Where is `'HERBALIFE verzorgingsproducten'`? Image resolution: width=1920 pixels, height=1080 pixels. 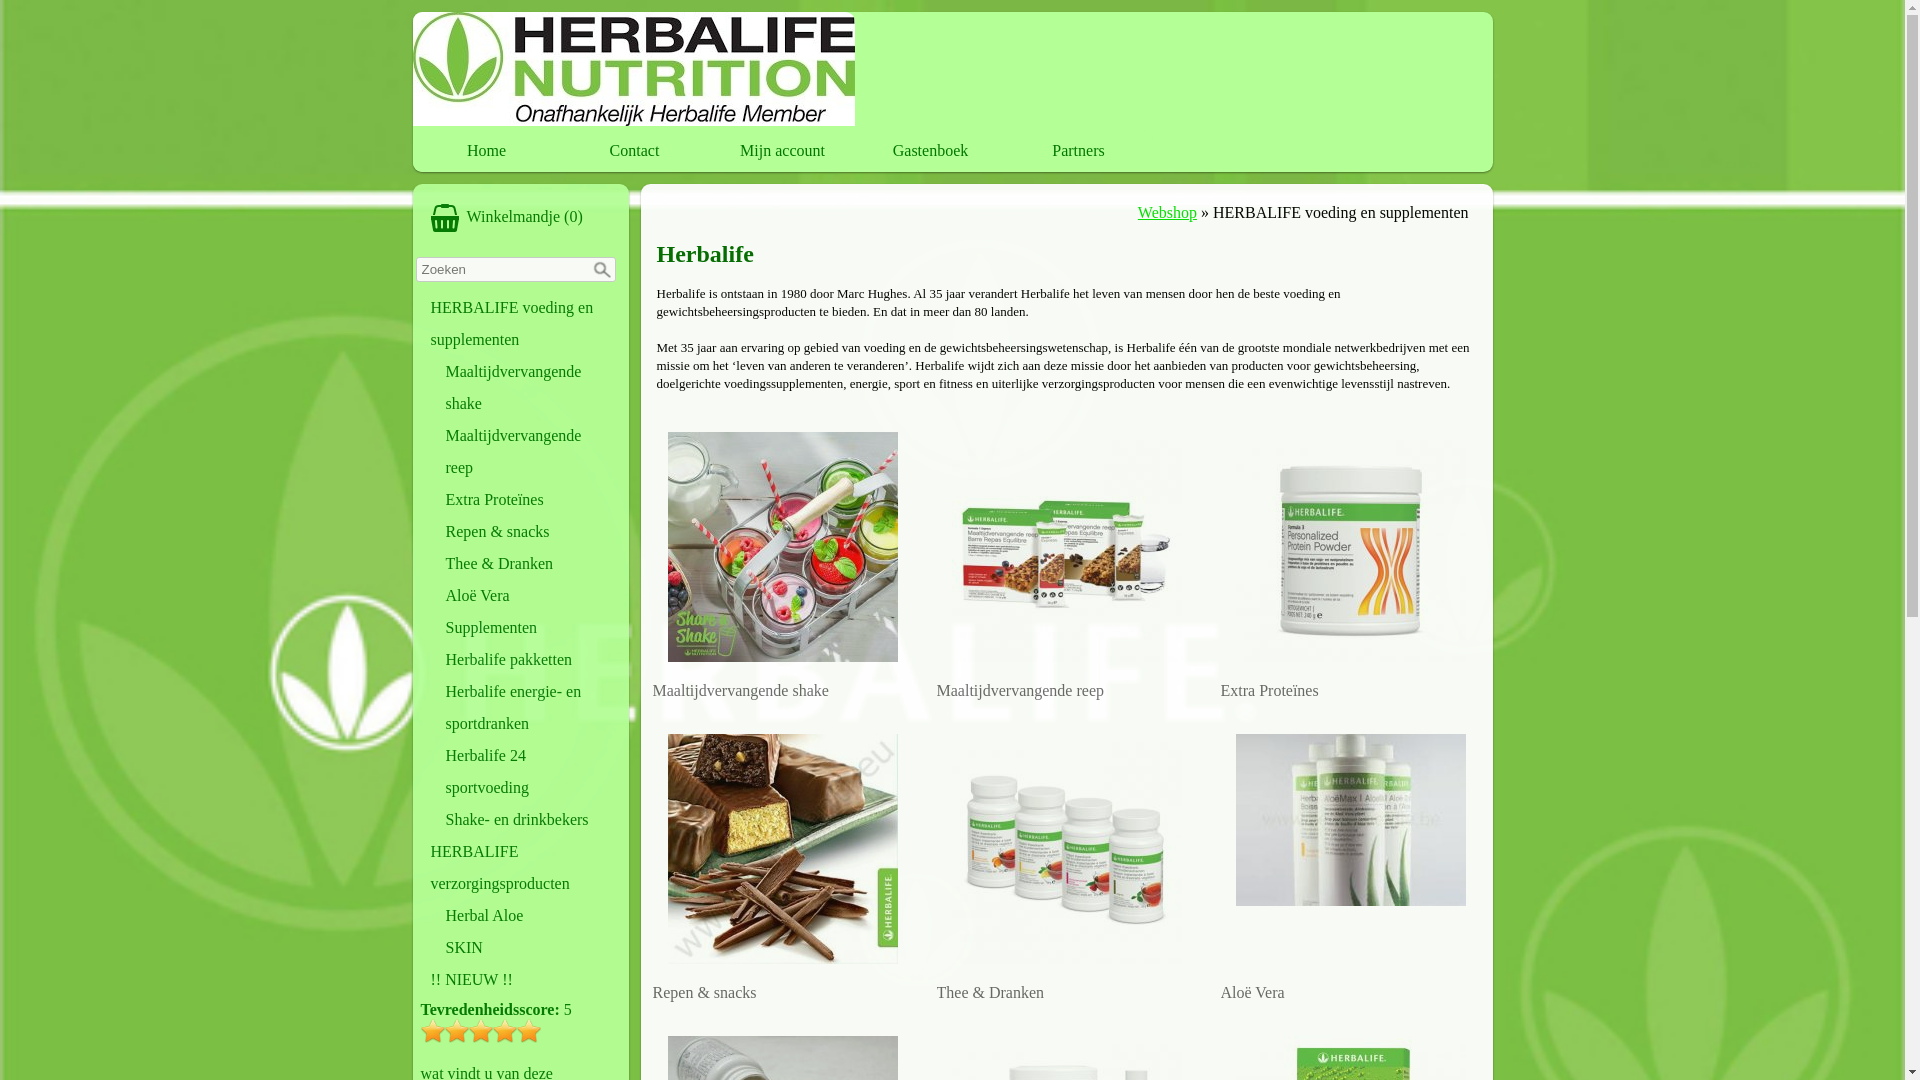
'HERBALIFE verzorgingsproducten' is located at coordinates (521, 866).